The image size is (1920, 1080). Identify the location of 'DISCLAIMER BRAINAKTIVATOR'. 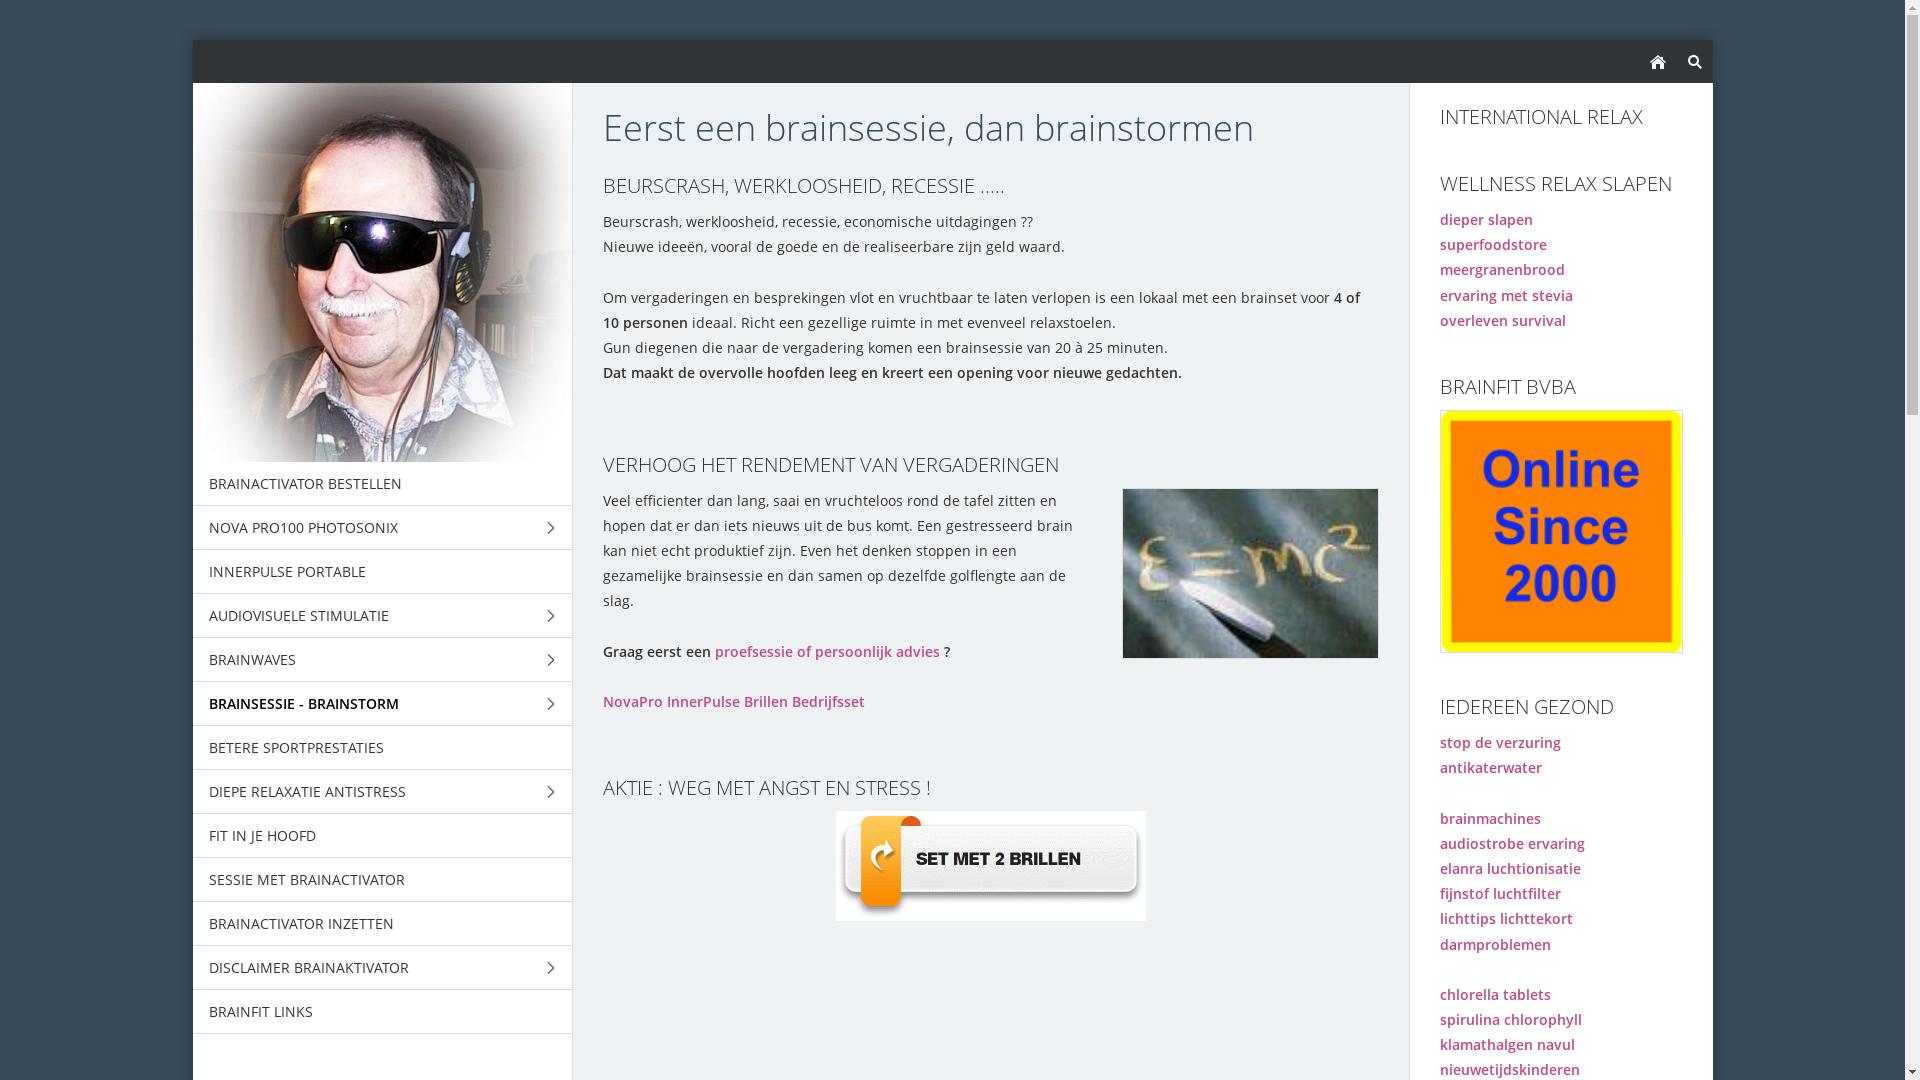
(381, 967).